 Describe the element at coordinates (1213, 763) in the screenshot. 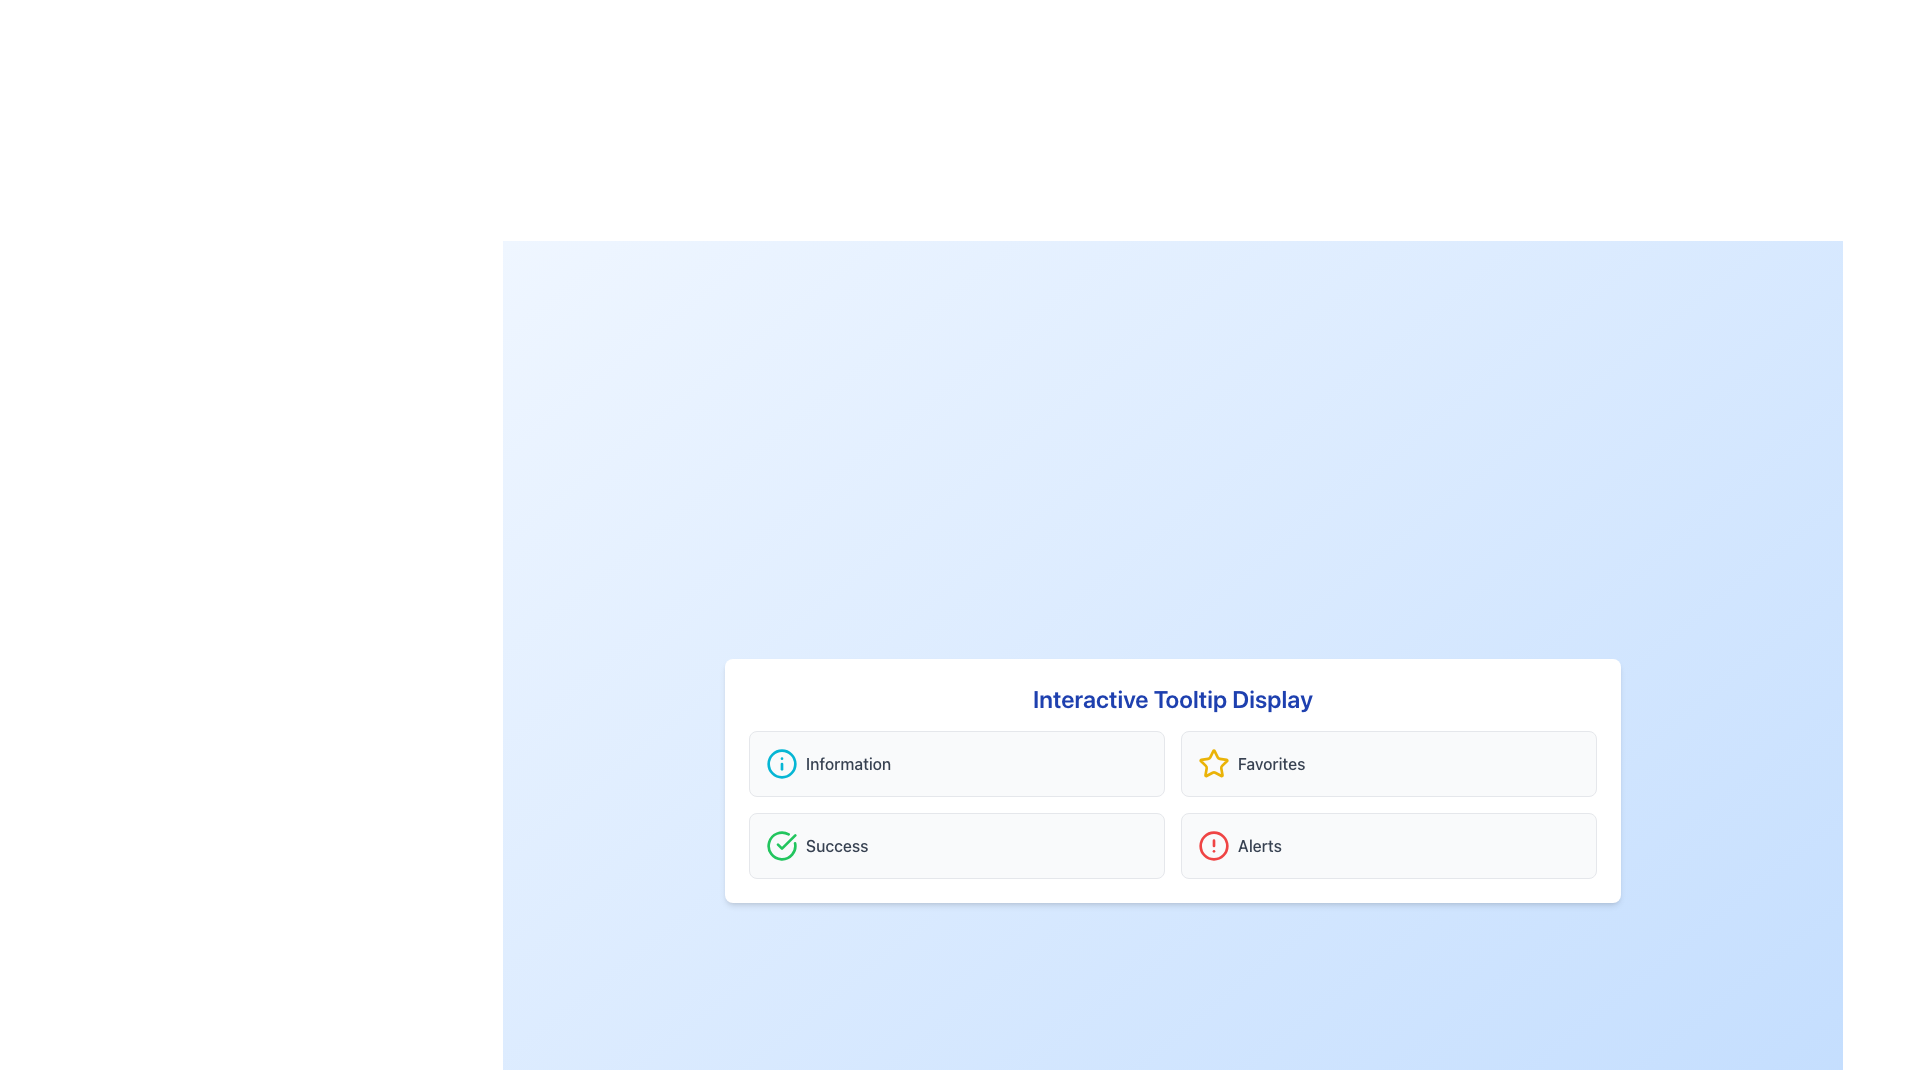

I see `the favorites indicator star icon located in the upper-right card labeled 'Favorites' in the grid layout` at that location.